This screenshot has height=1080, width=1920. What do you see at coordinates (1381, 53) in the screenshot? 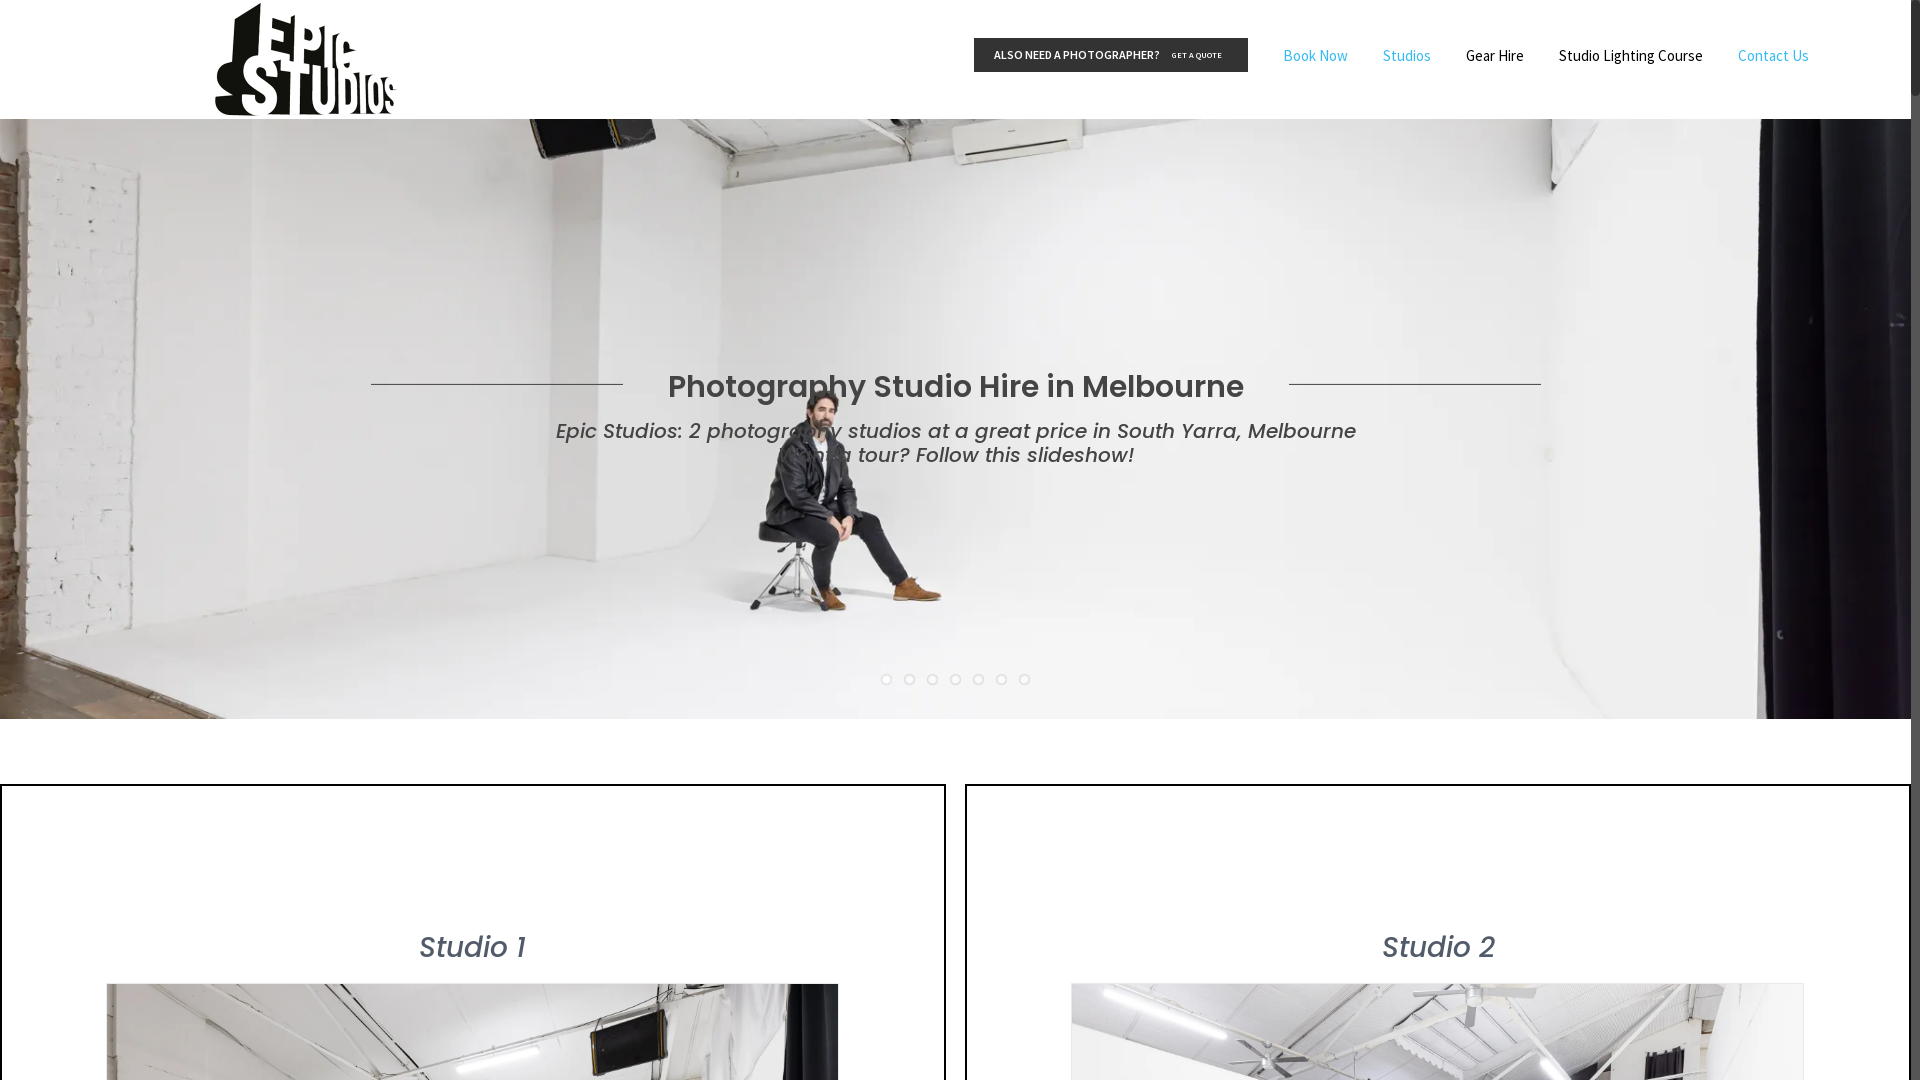
I see `'Studios'` at bounding box center [1381, 53].